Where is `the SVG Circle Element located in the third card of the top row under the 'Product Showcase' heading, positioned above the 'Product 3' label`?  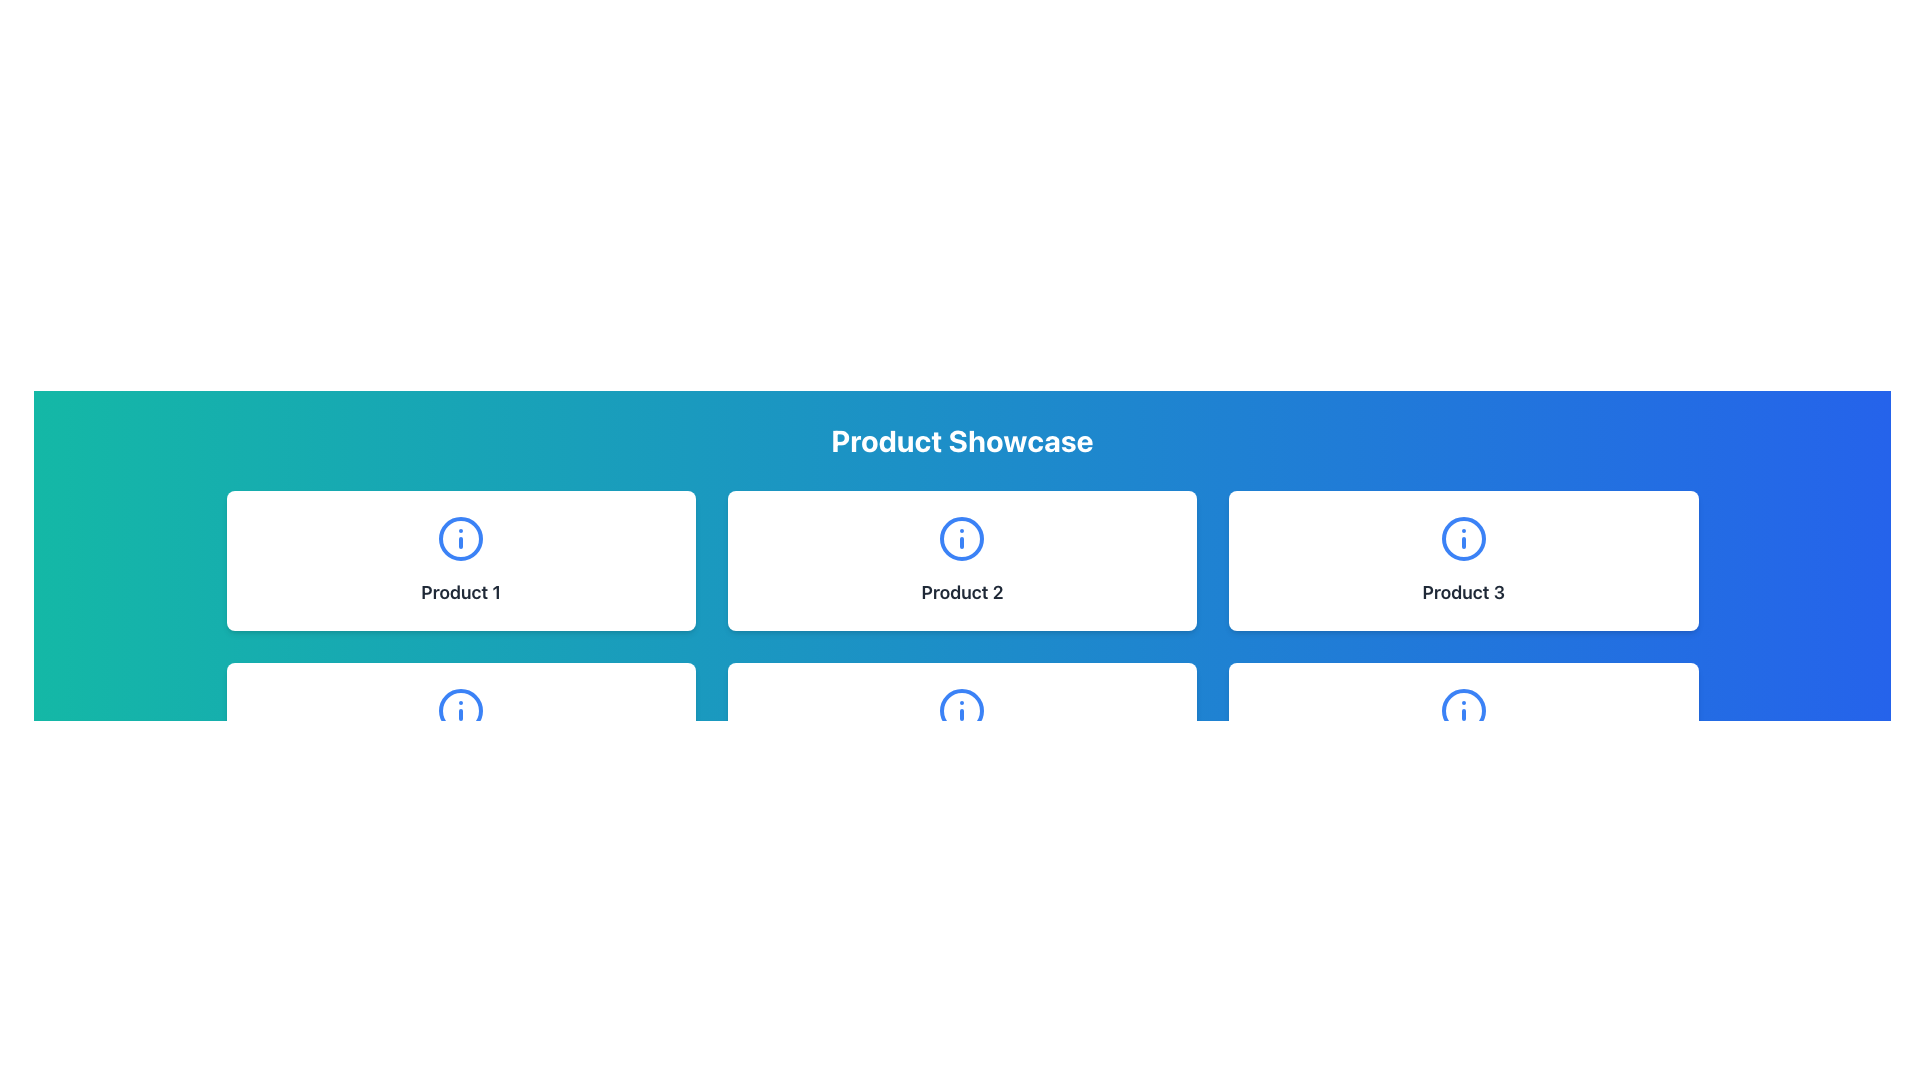
the SVG Circle Element located in the third card of the top row under the 'Product Showcase' heading, positioned above the 'Product 3' label is located at coordinates (1463, 538).